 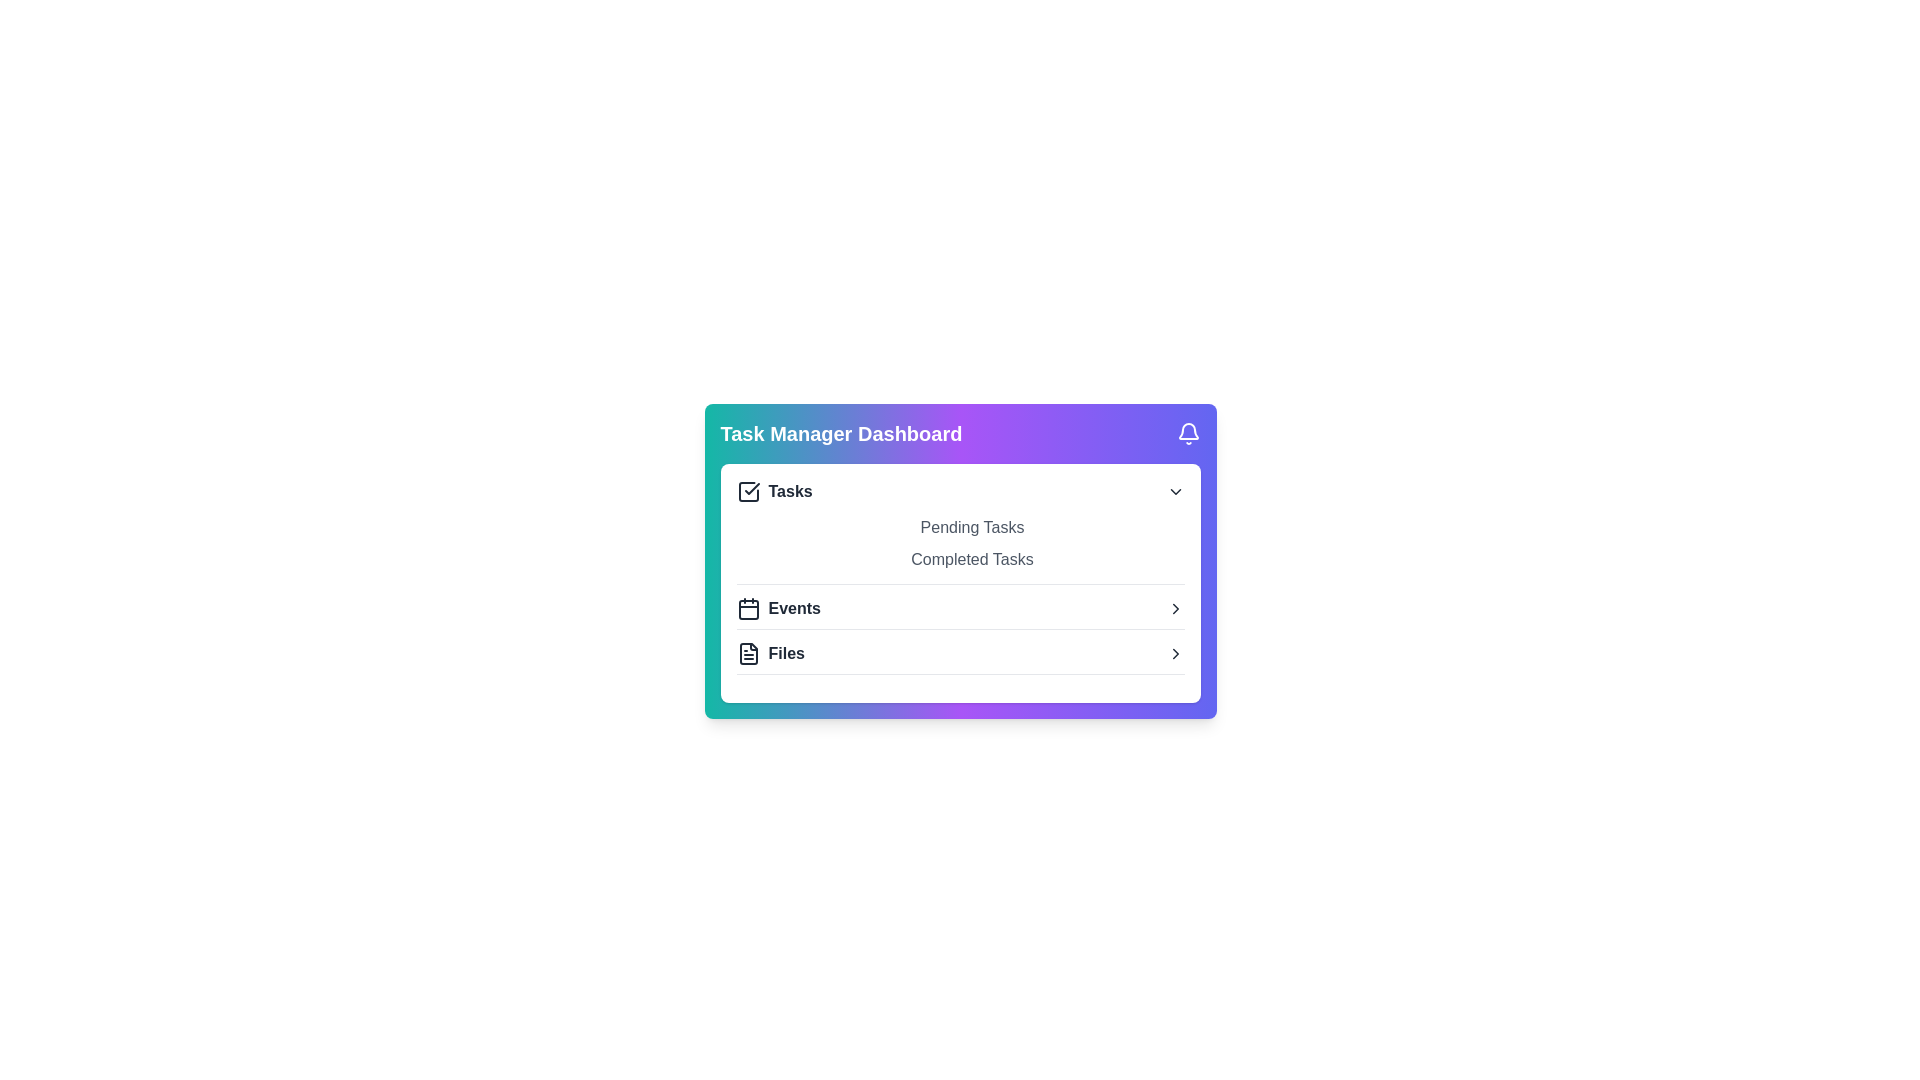 I want to click on the Clickable Label with Icon that serves as a navigation link for accessing the Events section, located, so click(x=777, y=608).